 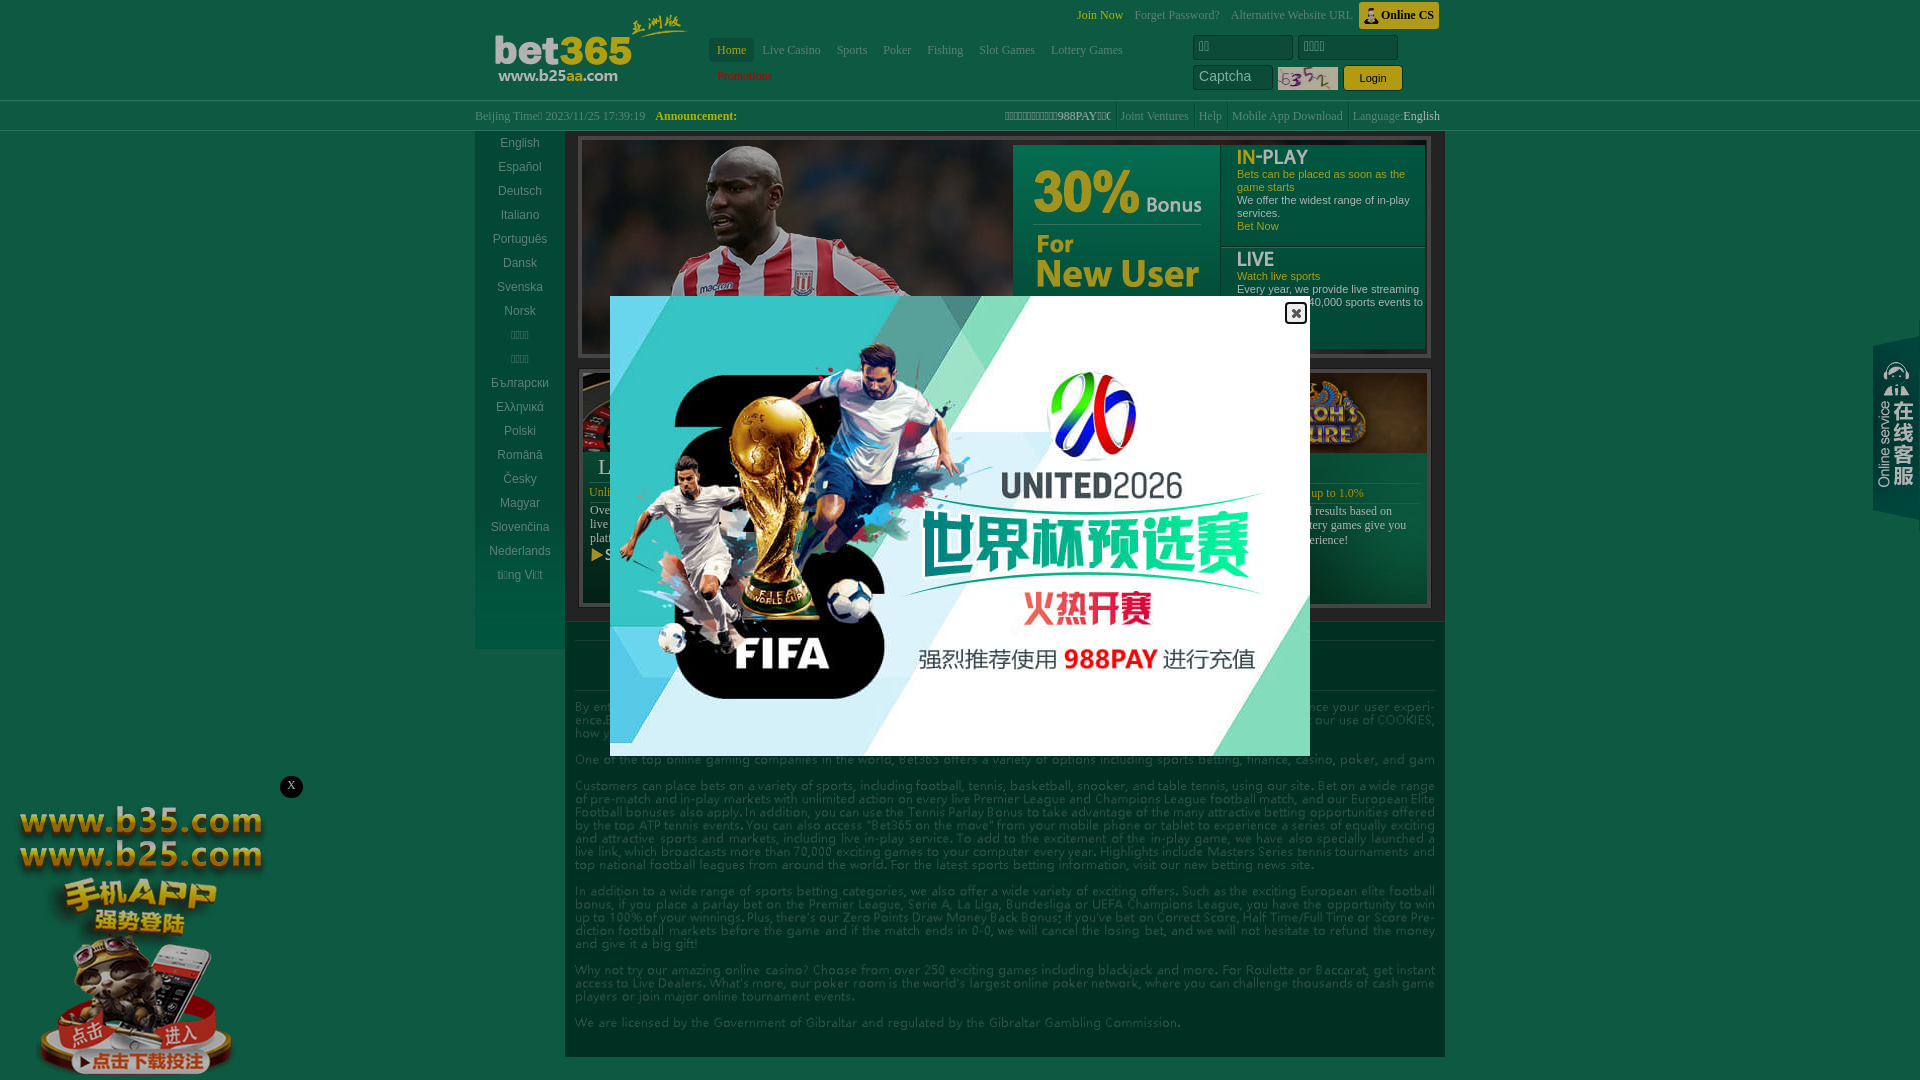 What do you see at coordinates (519, 501) in the screenshot?
I see `'Magyar'` at bounding box center [519, 501].